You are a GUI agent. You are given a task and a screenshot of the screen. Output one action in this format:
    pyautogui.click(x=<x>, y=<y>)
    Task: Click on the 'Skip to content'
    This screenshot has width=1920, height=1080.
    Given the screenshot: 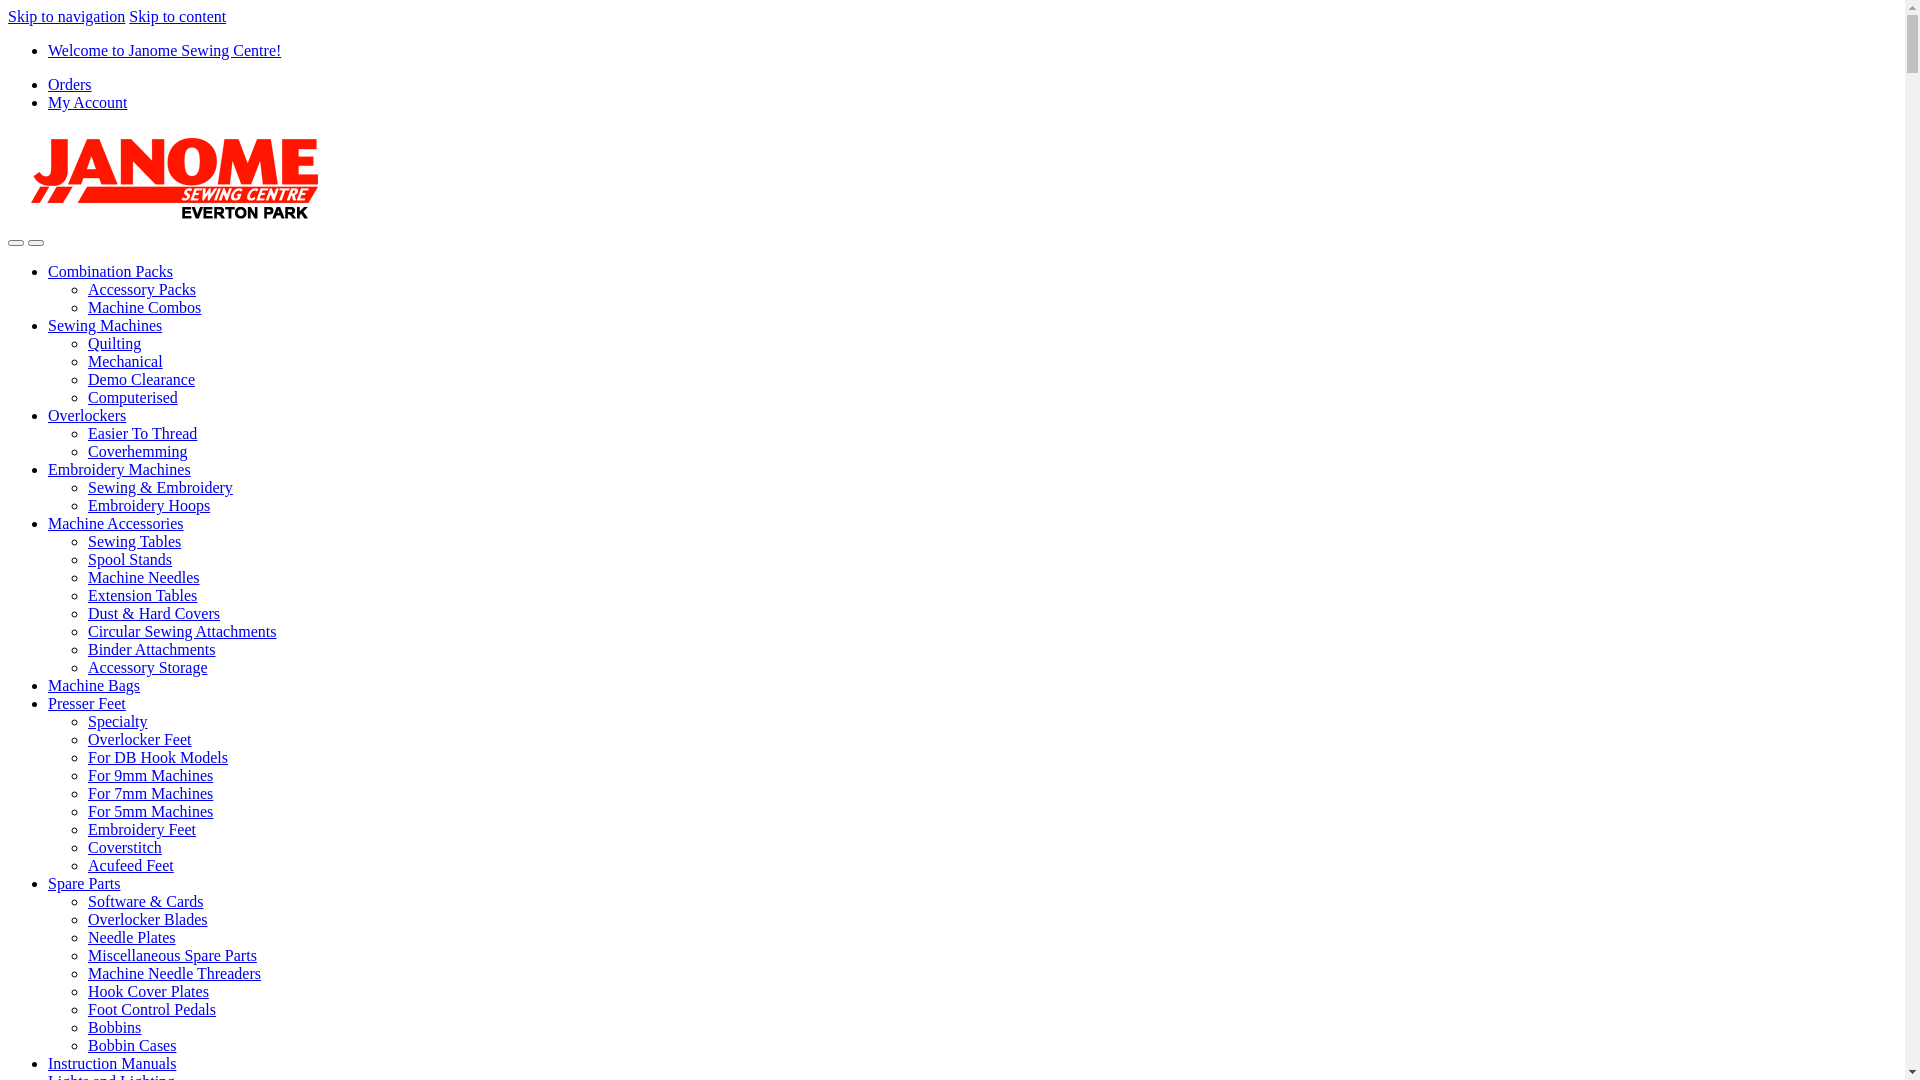 What is the action you would take?
    pyautogui.click(x=177, y=16)
    